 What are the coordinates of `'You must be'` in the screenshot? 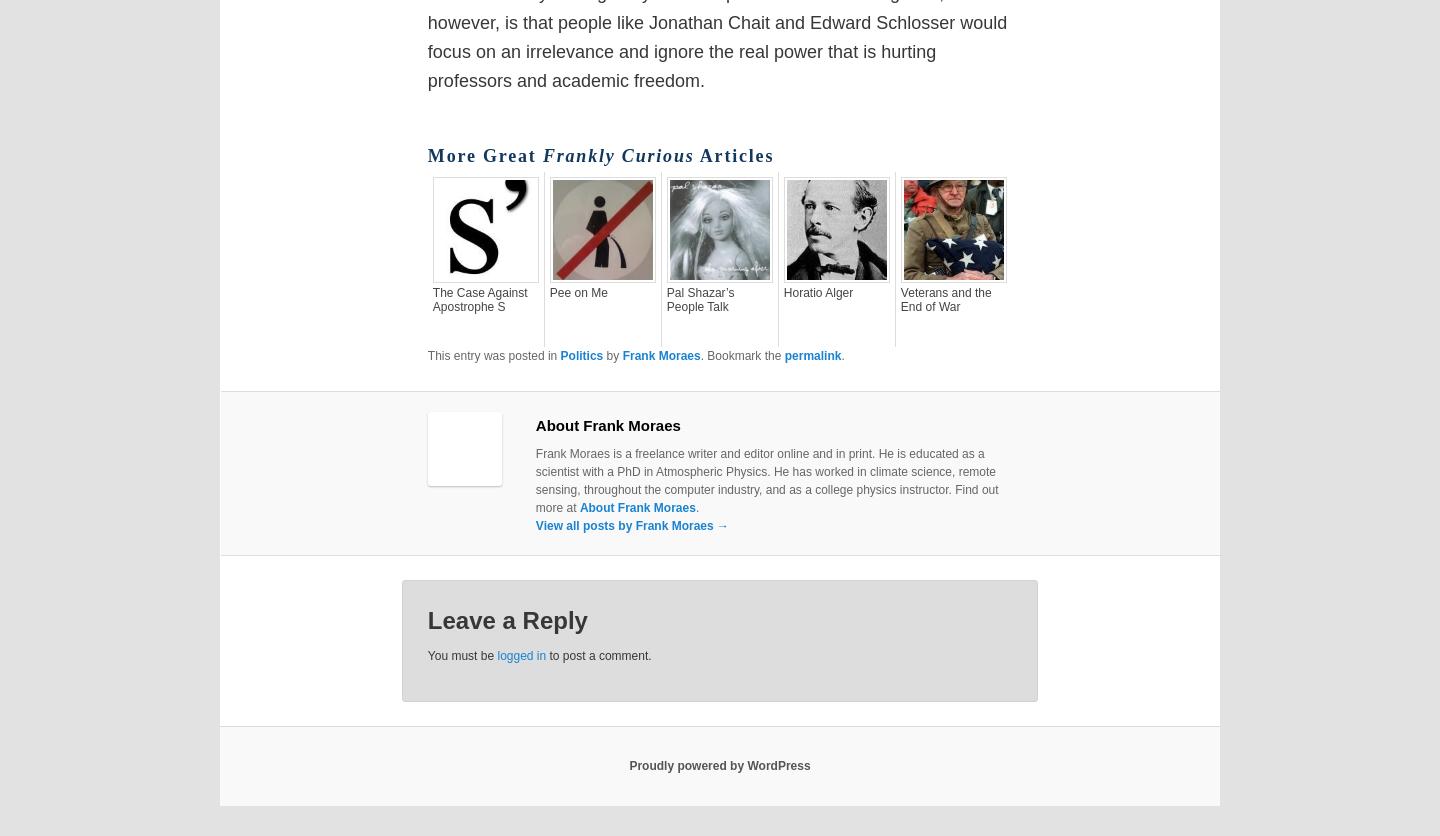 It's located at (461, 655).